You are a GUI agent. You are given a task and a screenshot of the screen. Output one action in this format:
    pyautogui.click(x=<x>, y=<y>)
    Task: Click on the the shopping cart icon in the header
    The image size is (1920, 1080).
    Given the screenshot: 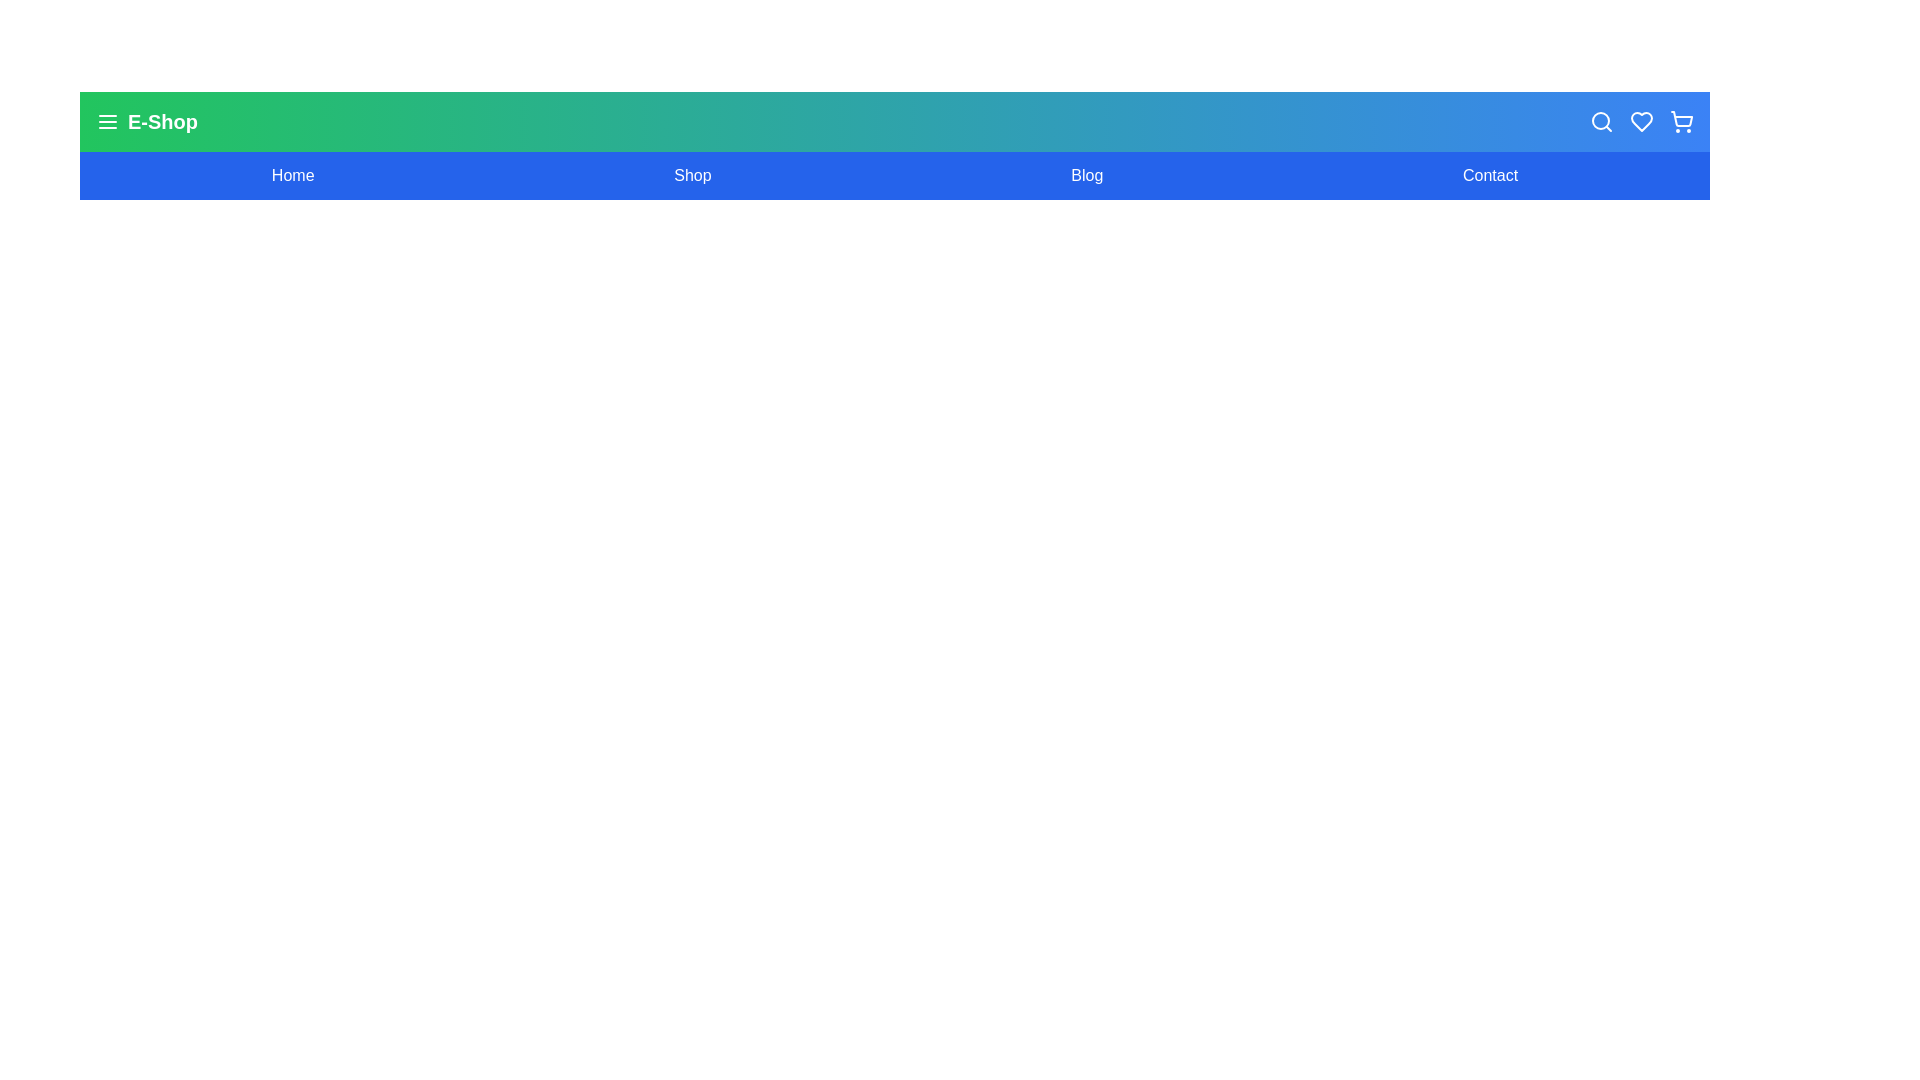 What is the action you would take?
    pyautogui.click(x=1680, y=122)
    